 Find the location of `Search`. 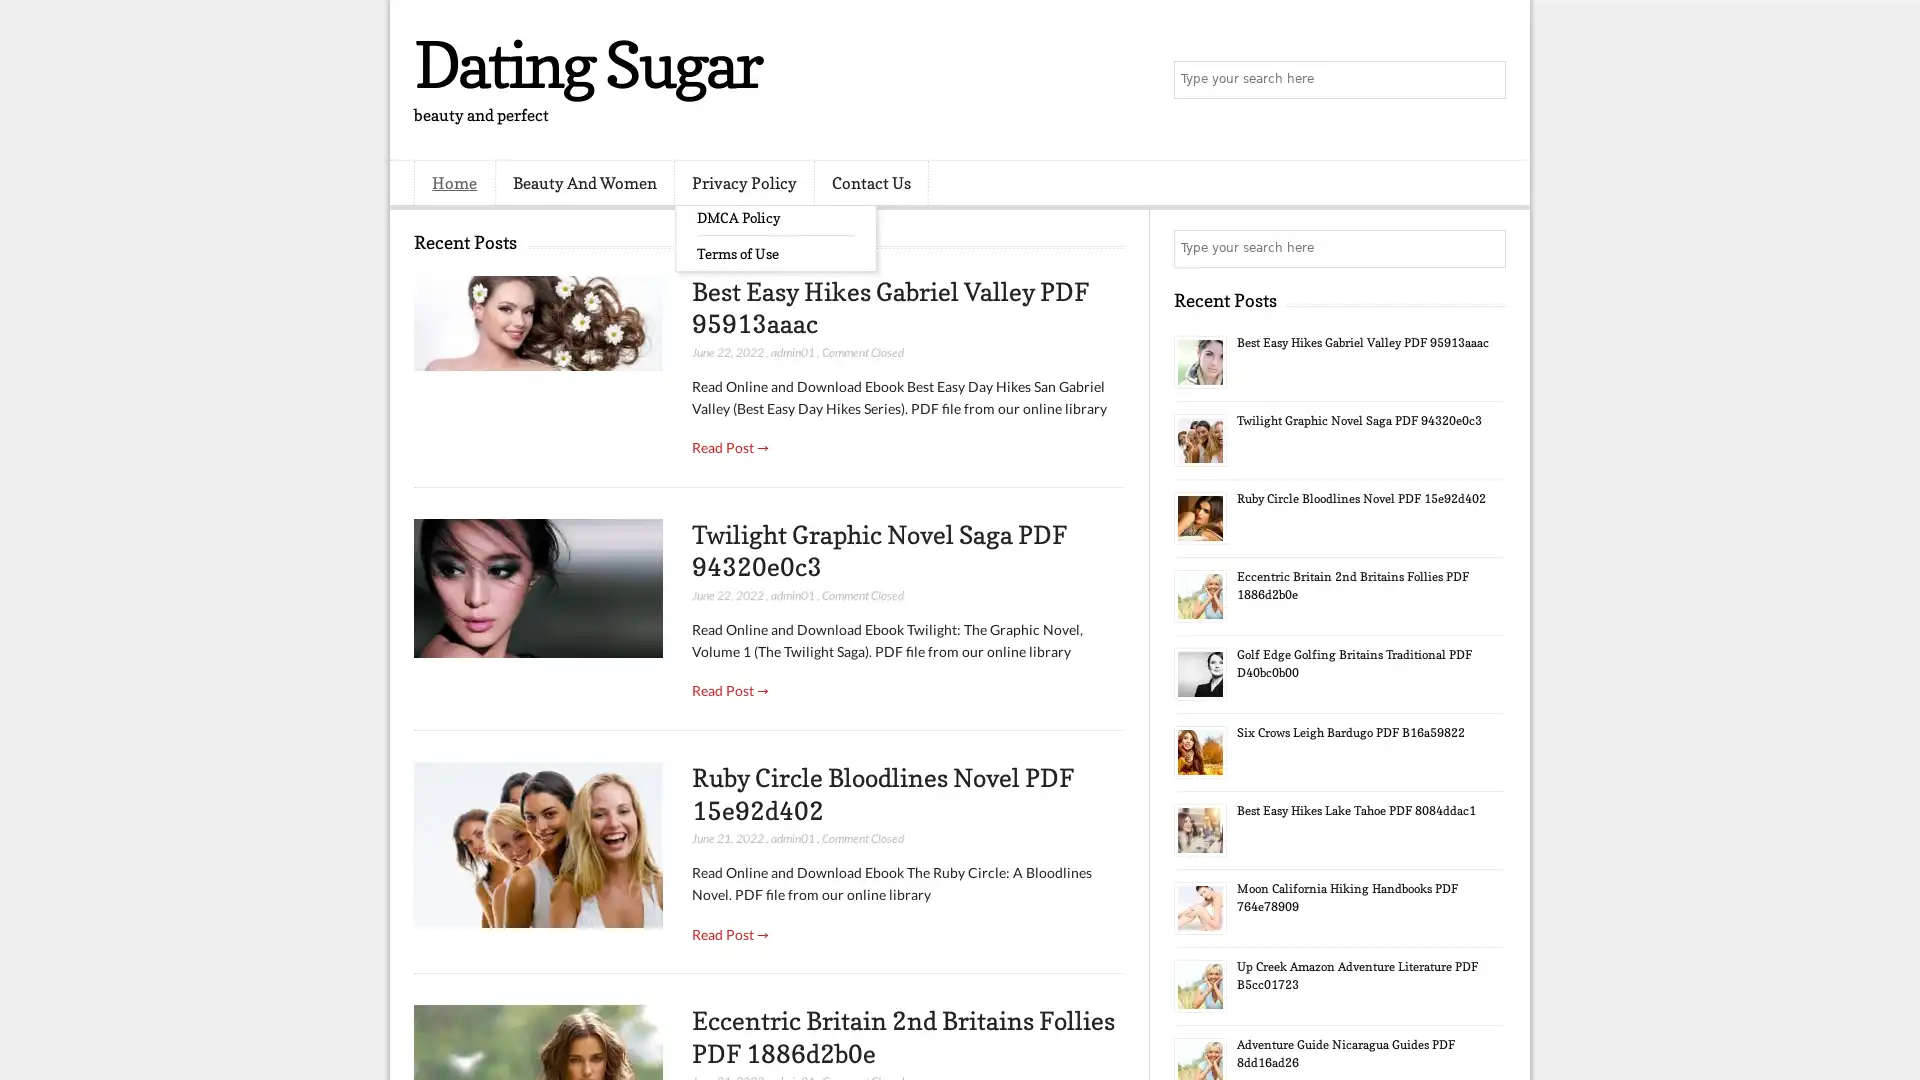

Search is located at coordinates (1485, 248).